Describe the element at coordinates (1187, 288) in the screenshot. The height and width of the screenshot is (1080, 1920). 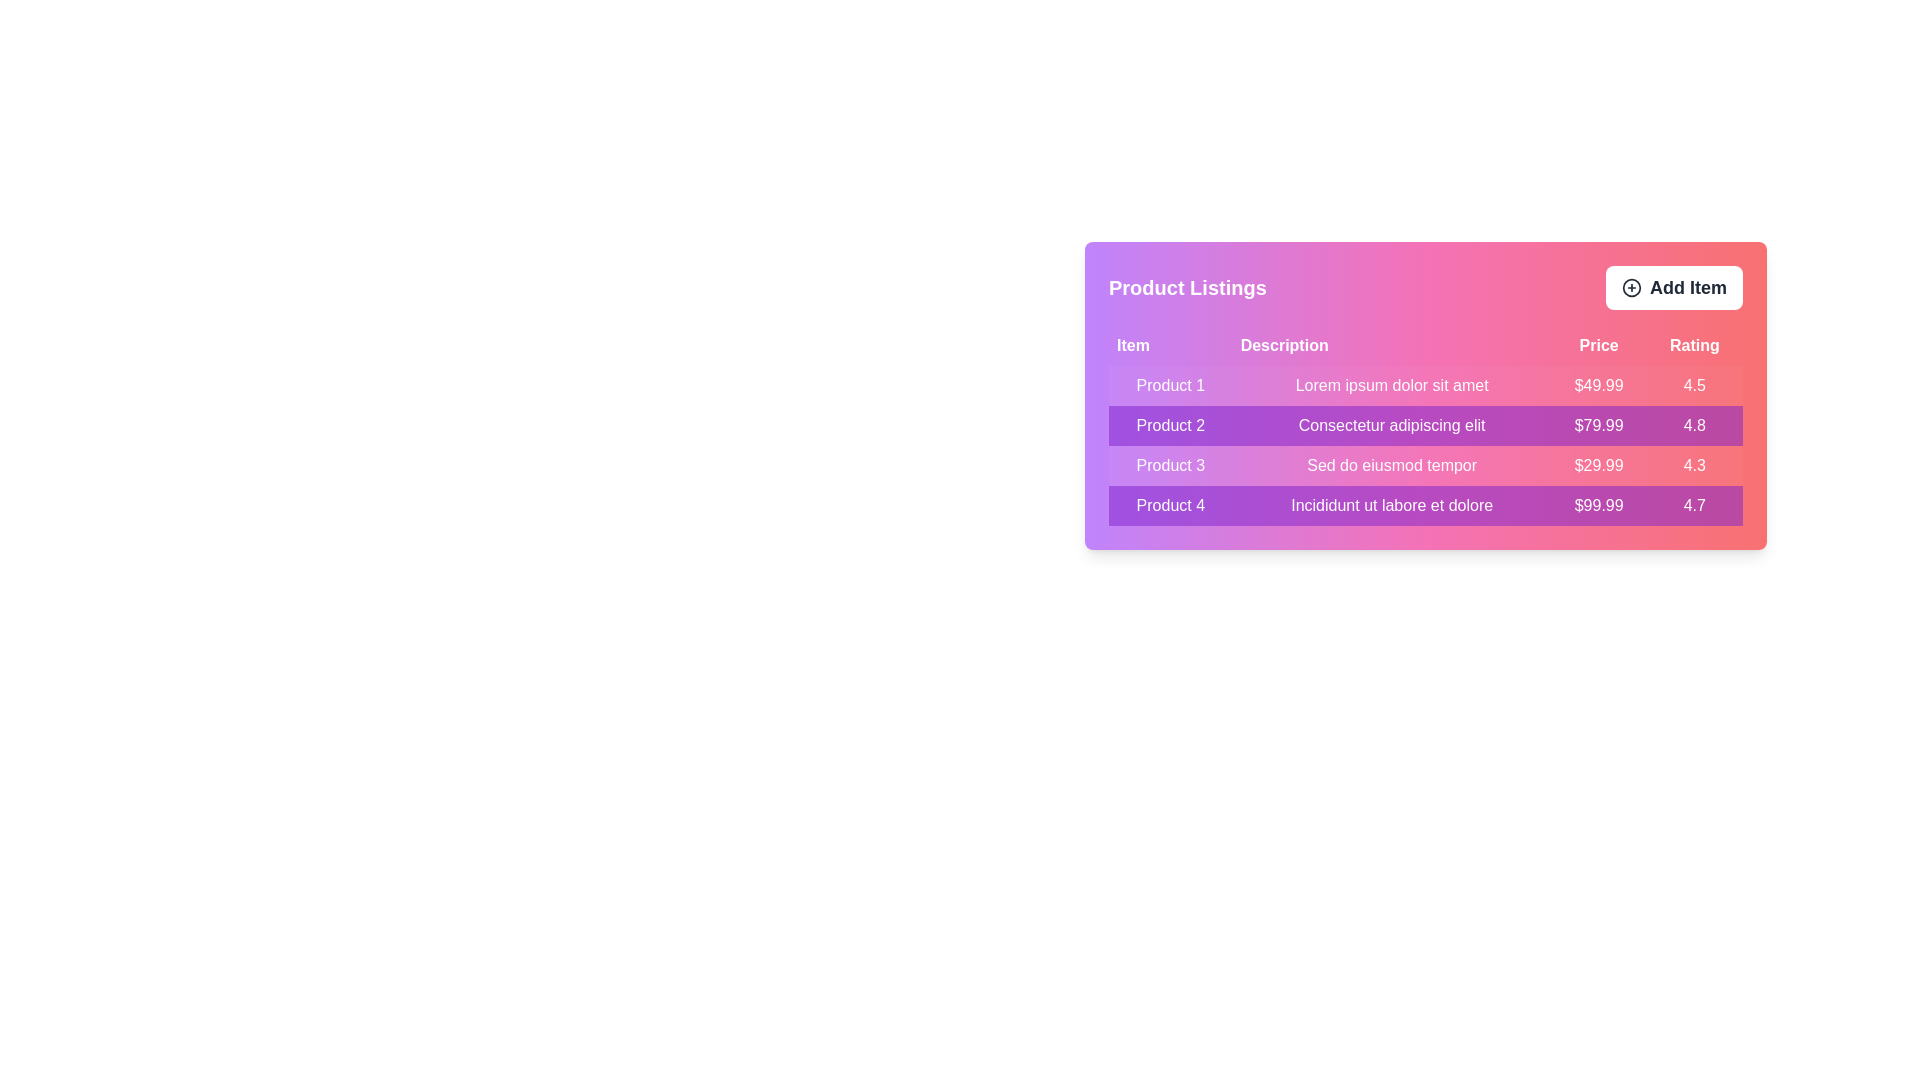
I see `the 'Product Listings' title to focus on the header` at that location.